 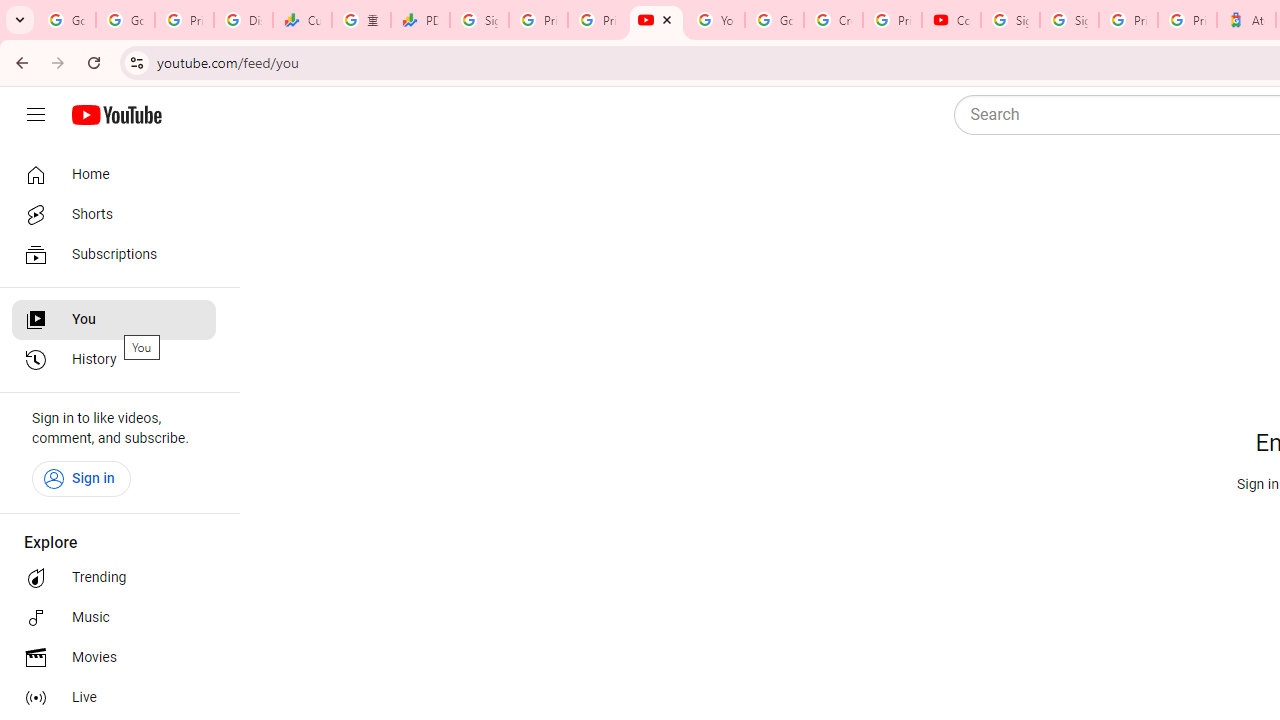 I want to click on 'Sign in - Google Accounts', so click(x=1068, y=20).